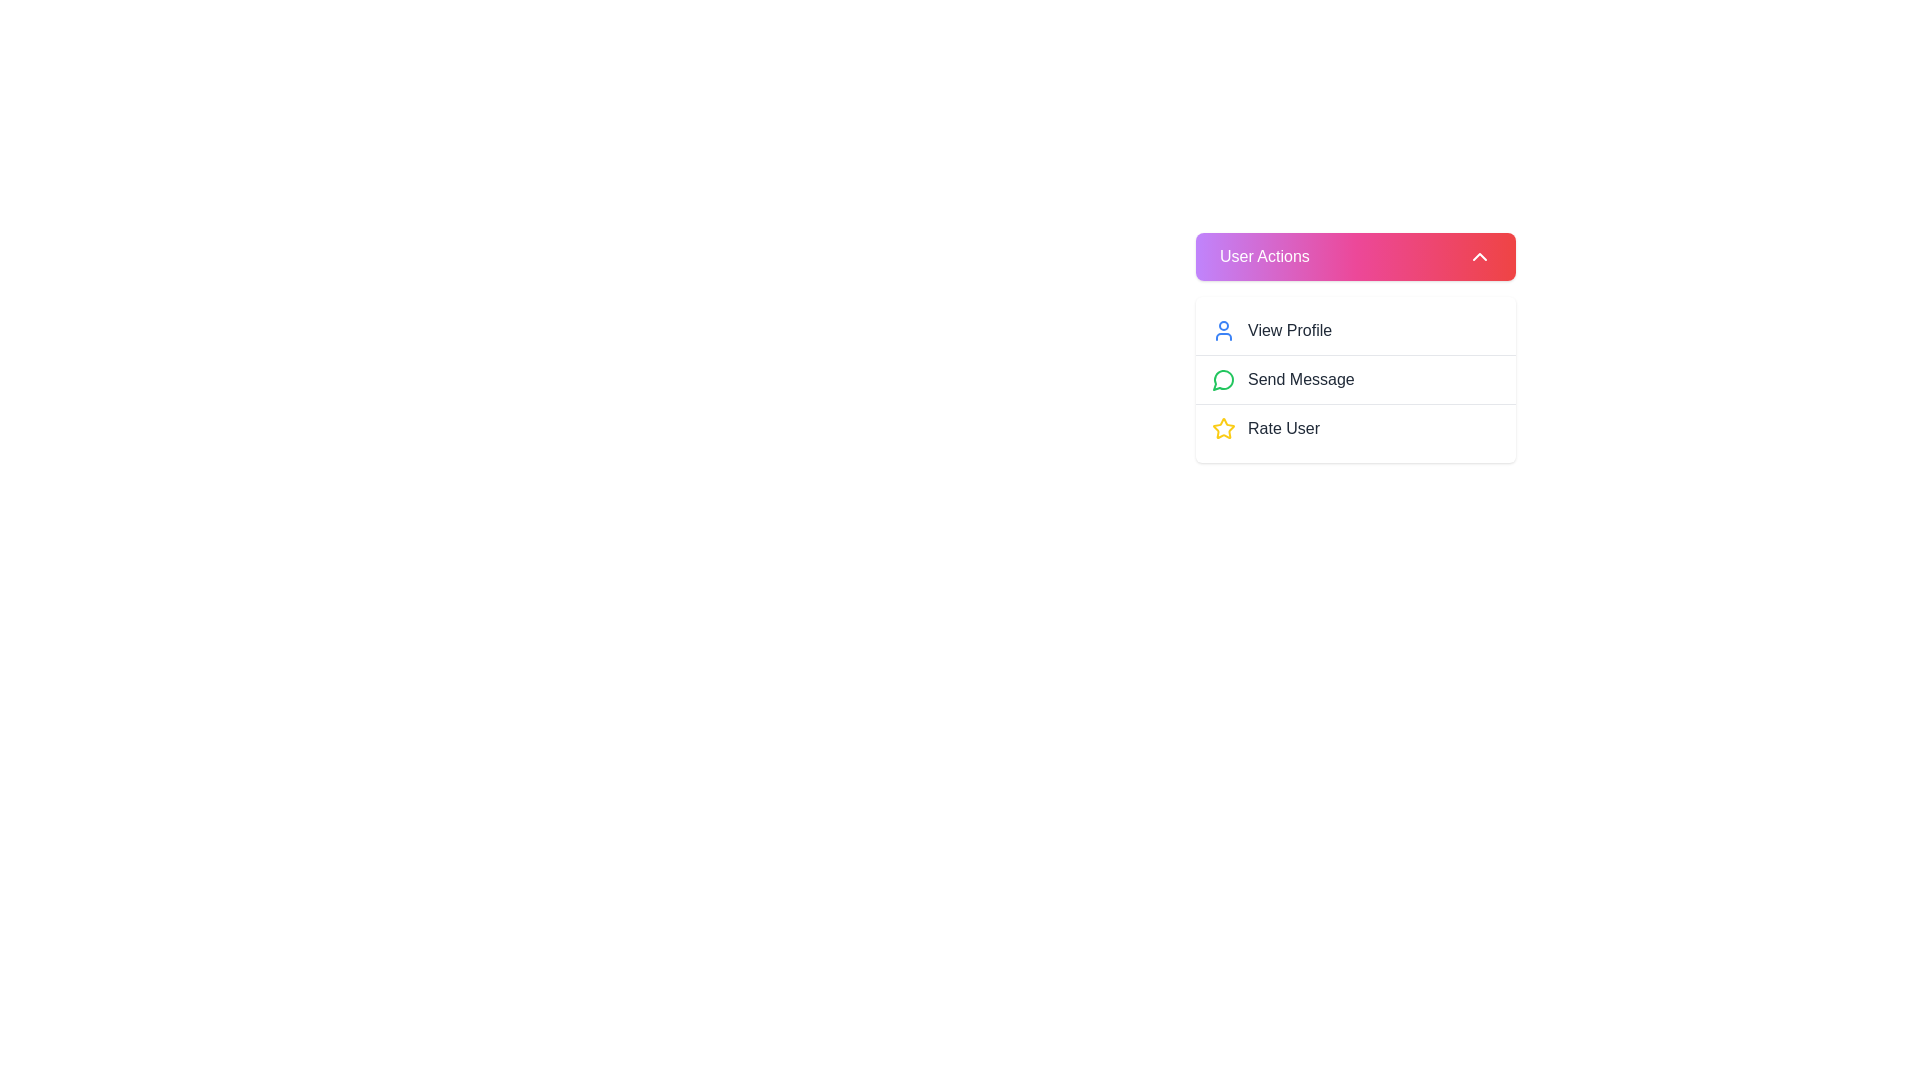 The height and width of the screenshot is (1080, 1920). What do you see at coordinates (1222, 380) in the screenshot?
I see `the send message icon located in the second row under the 'User Actions' header, which is positioned to the left of the 'Send Message' text in the dropdown menu` at bounding box center [1222, 380].